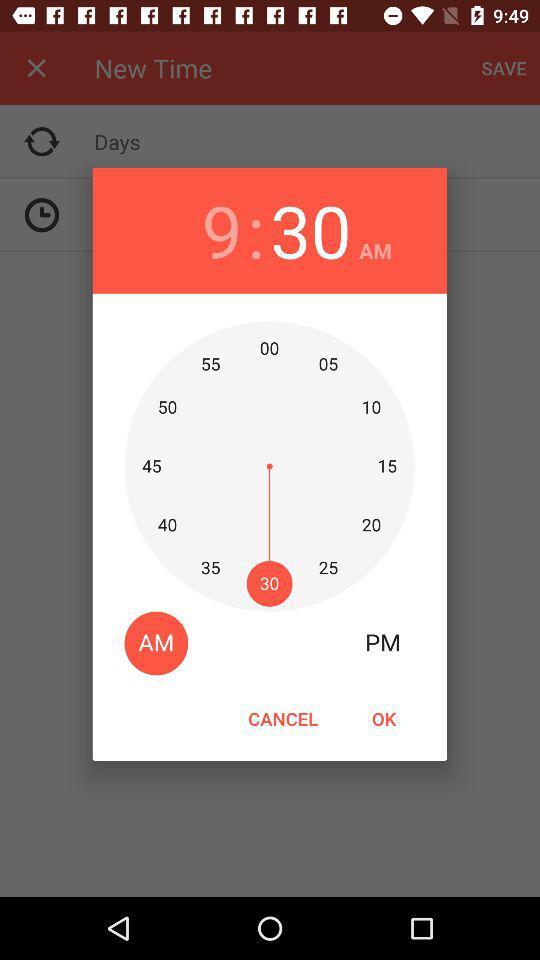  I want to click on the item to the right of the cancel, so click(383, 718).